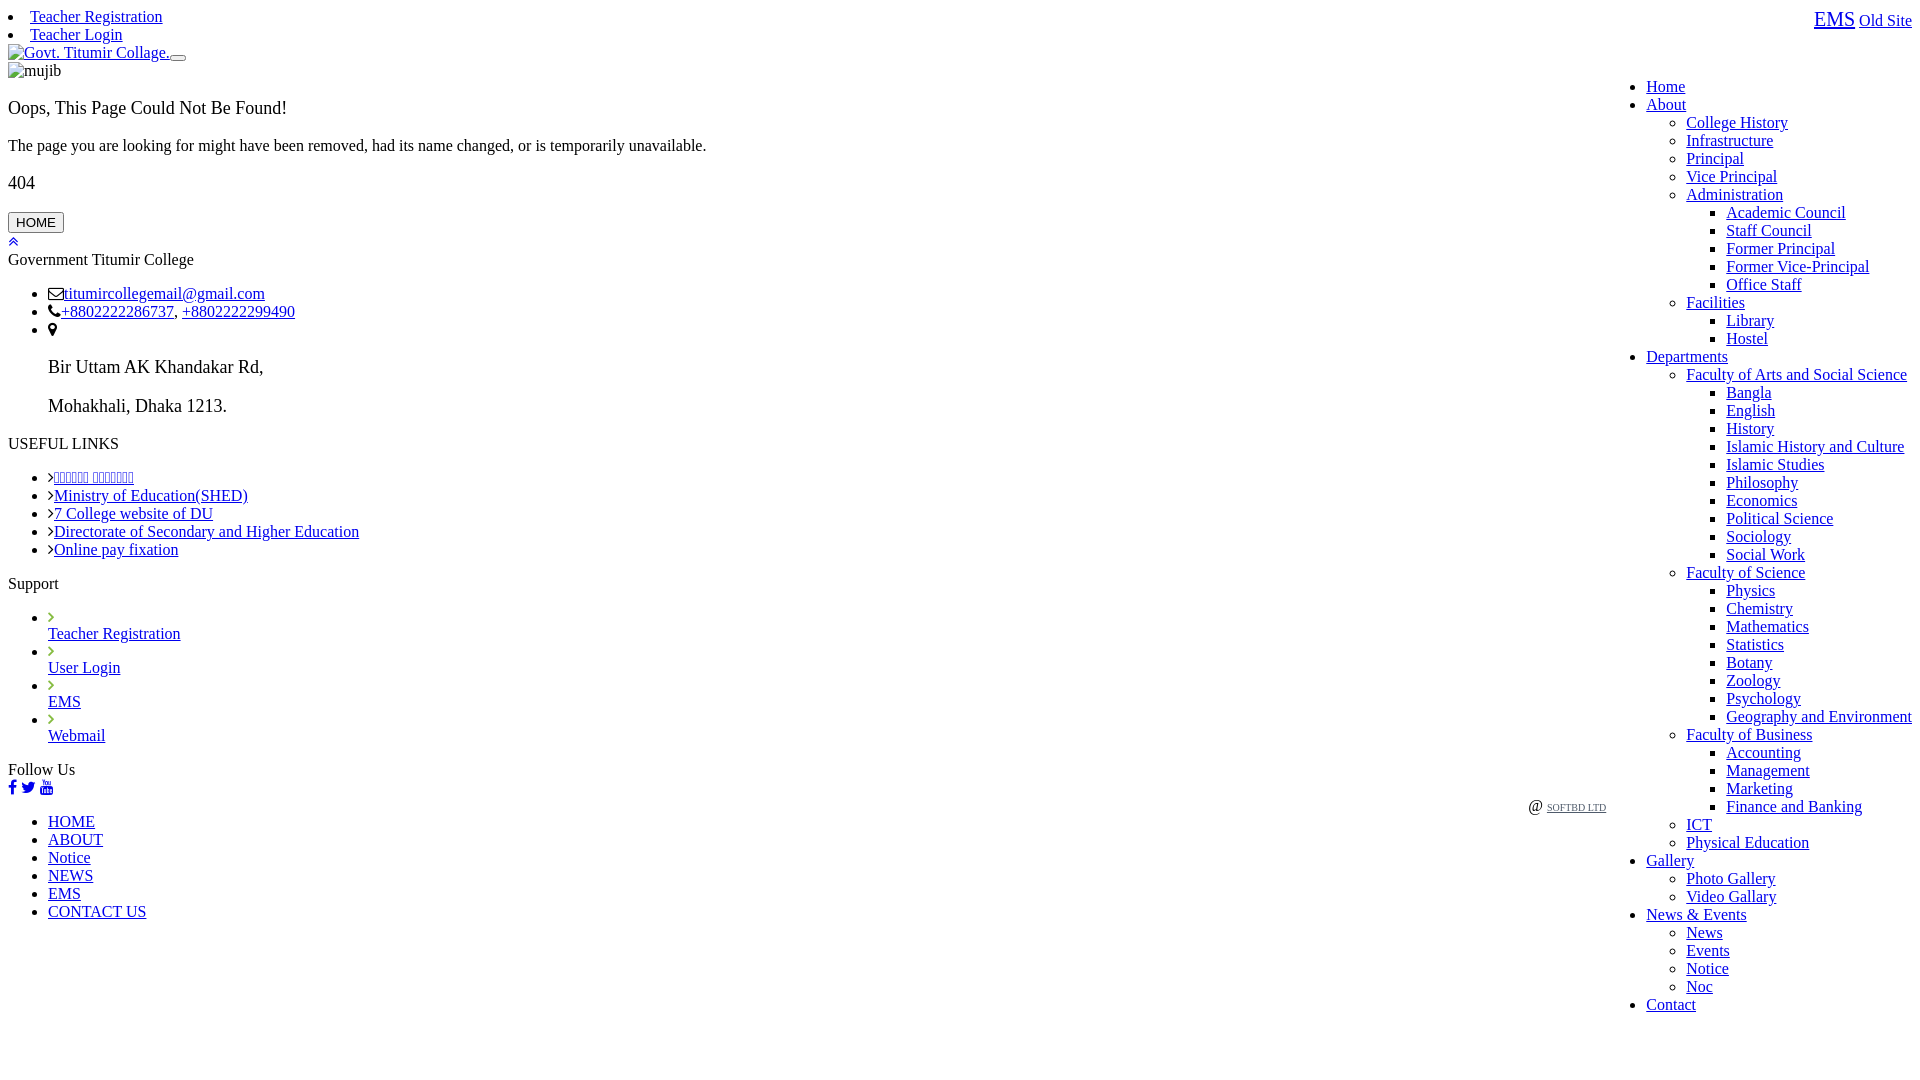  I want to click on 'Contact', so click(1670, 1004).